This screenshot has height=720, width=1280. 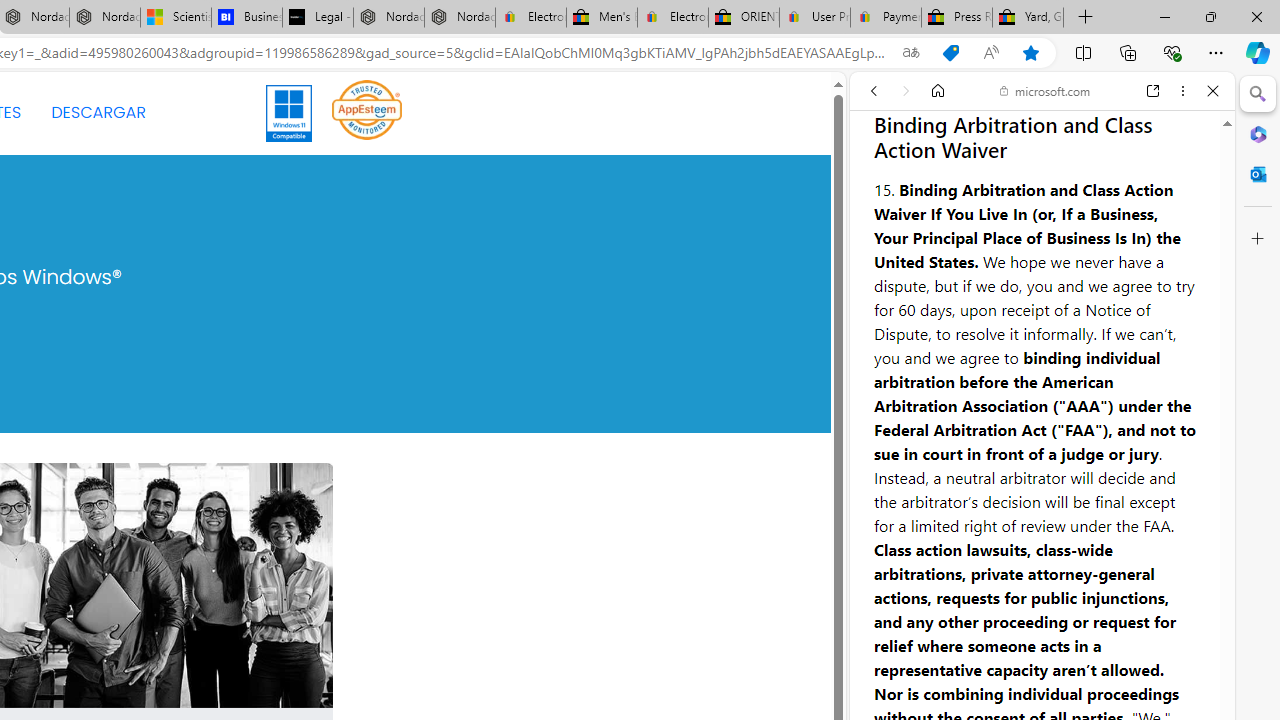 What do you see at coordinates (1257, 238) in the screenshot?
I see `'Customize'` at bounding box center [1257, 238].